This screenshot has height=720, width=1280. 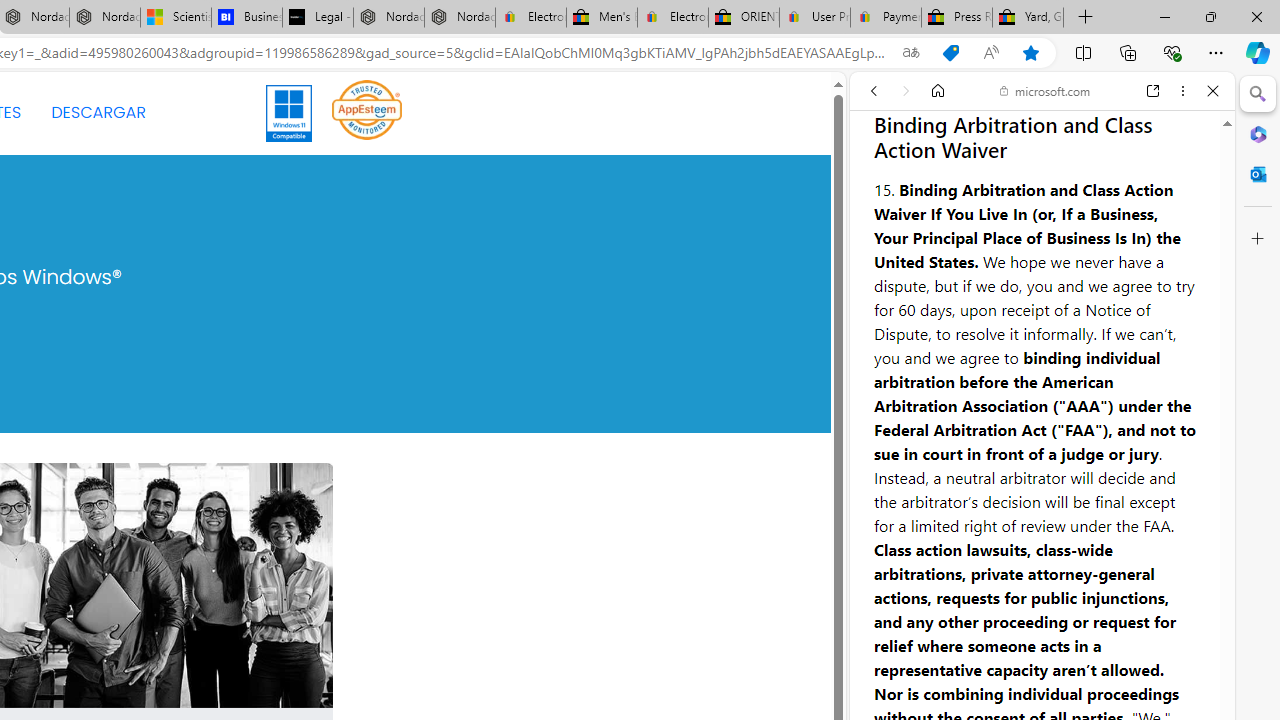 What do you see at coordinates (1257, 238) in the screenshot?
I see `'Customize'` at bounding box center [1257, 238].